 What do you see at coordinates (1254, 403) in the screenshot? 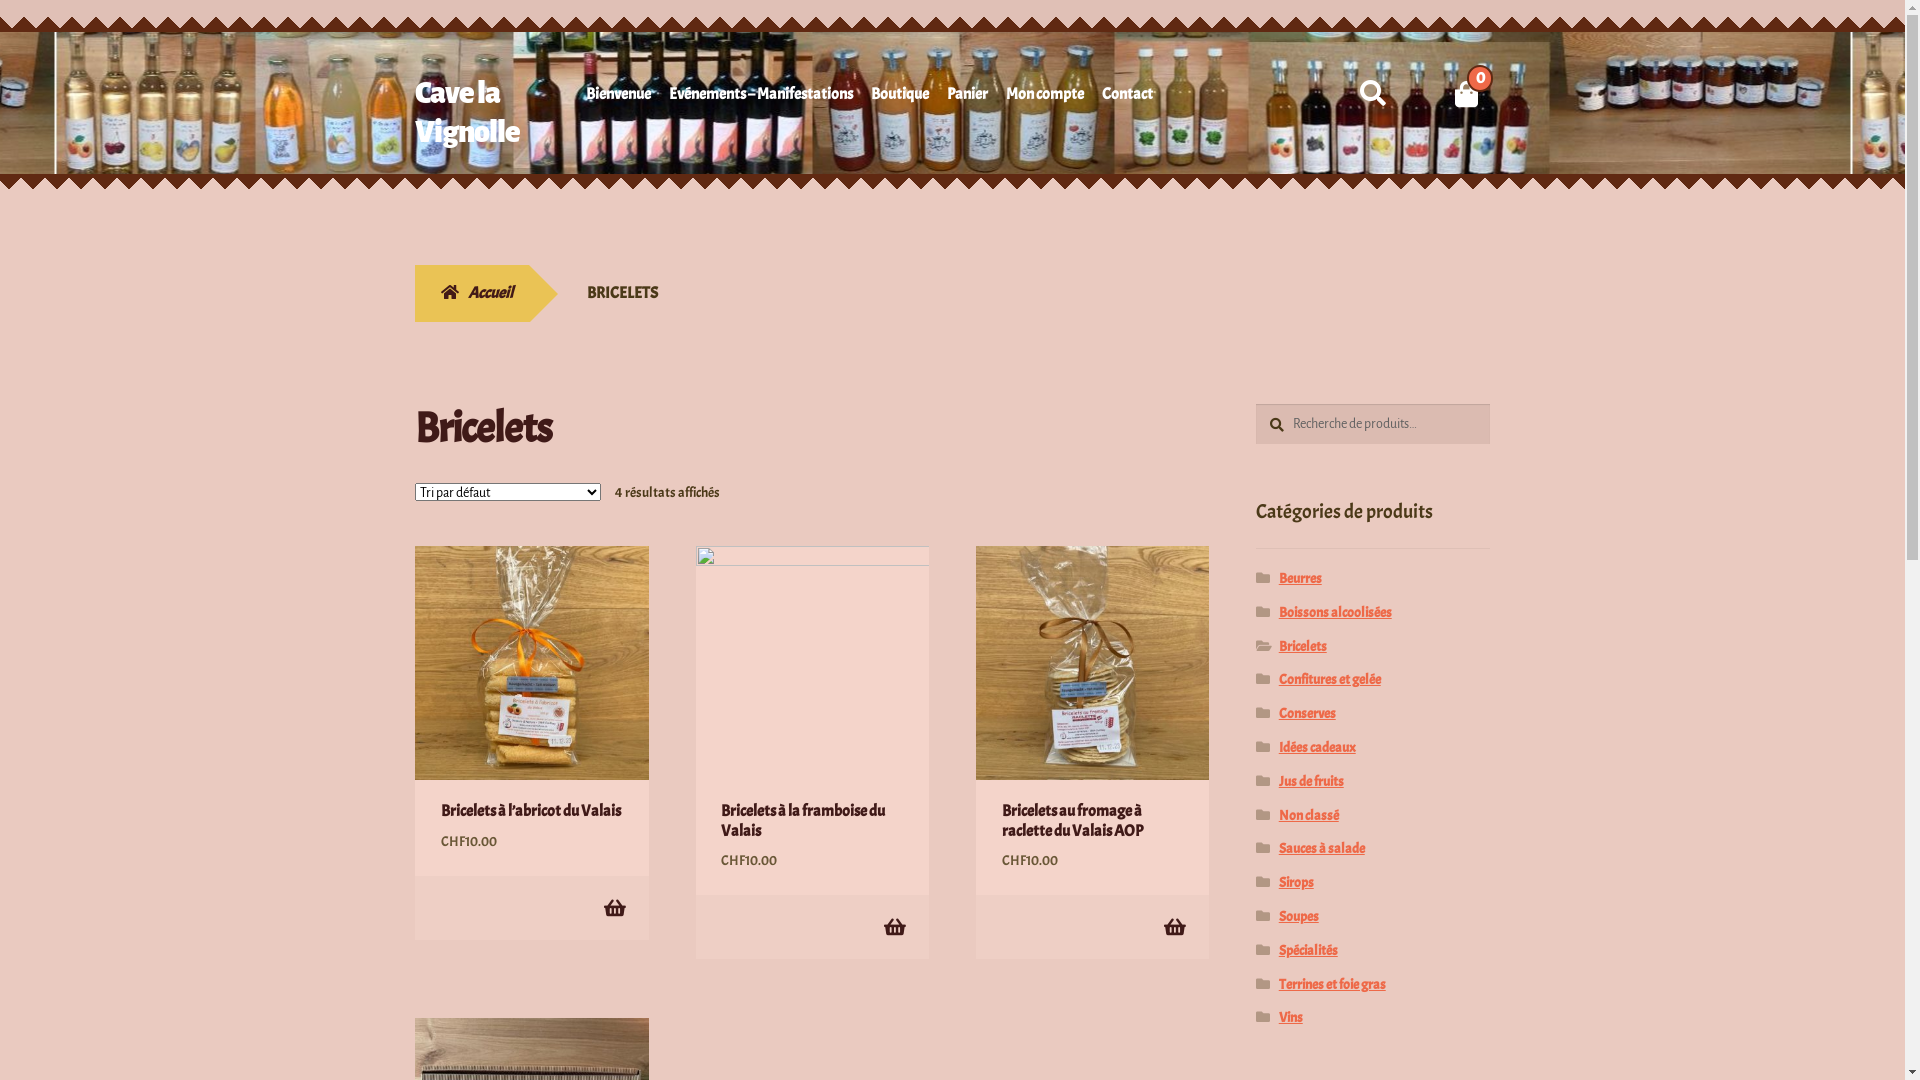
I see `'Recherche'` at bounding box center [1254, 403].